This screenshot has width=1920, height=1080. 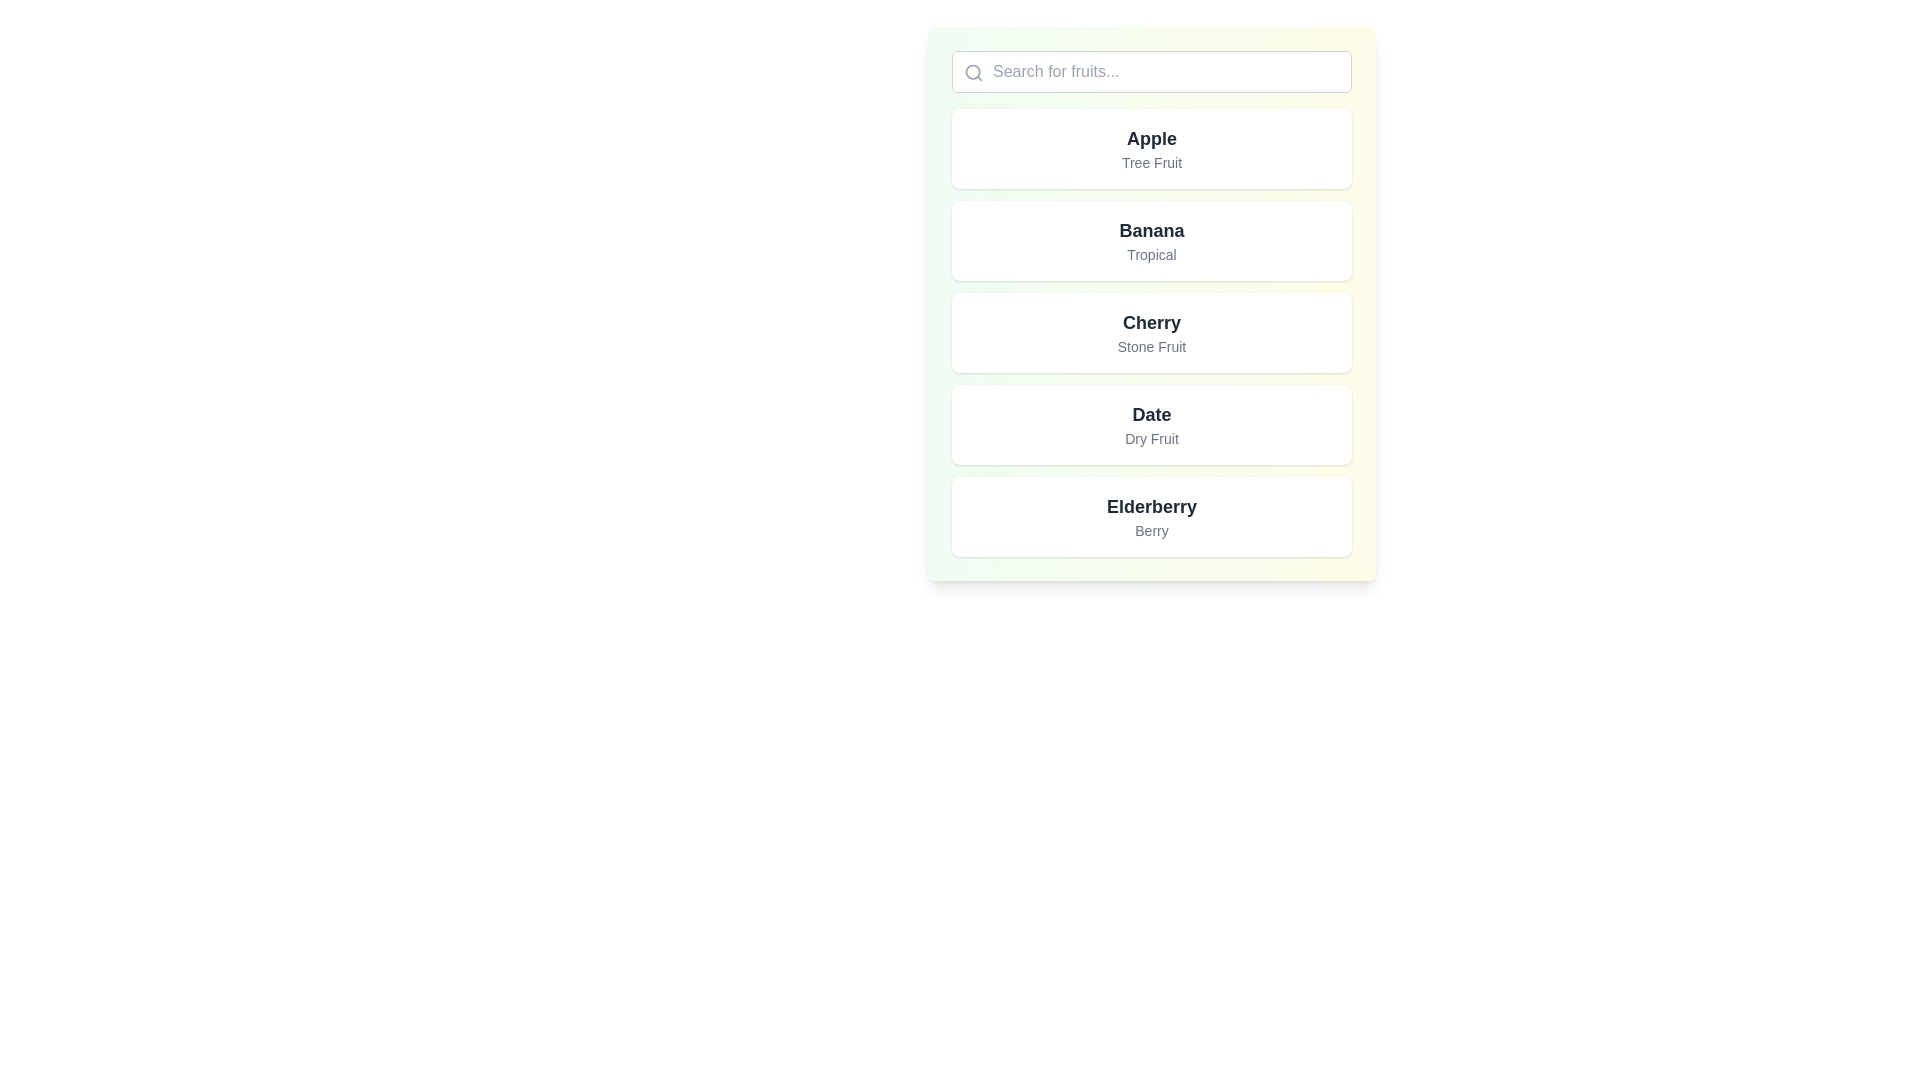 What do you see at coordinates (1152, 161) in the screenshot?
I see `the text label reading 'Tree Fruit' which is styled with a smaller font size and light gray color, located beneath the title 'Apple' within a rectangular card` at bounding box center [1152, 161].